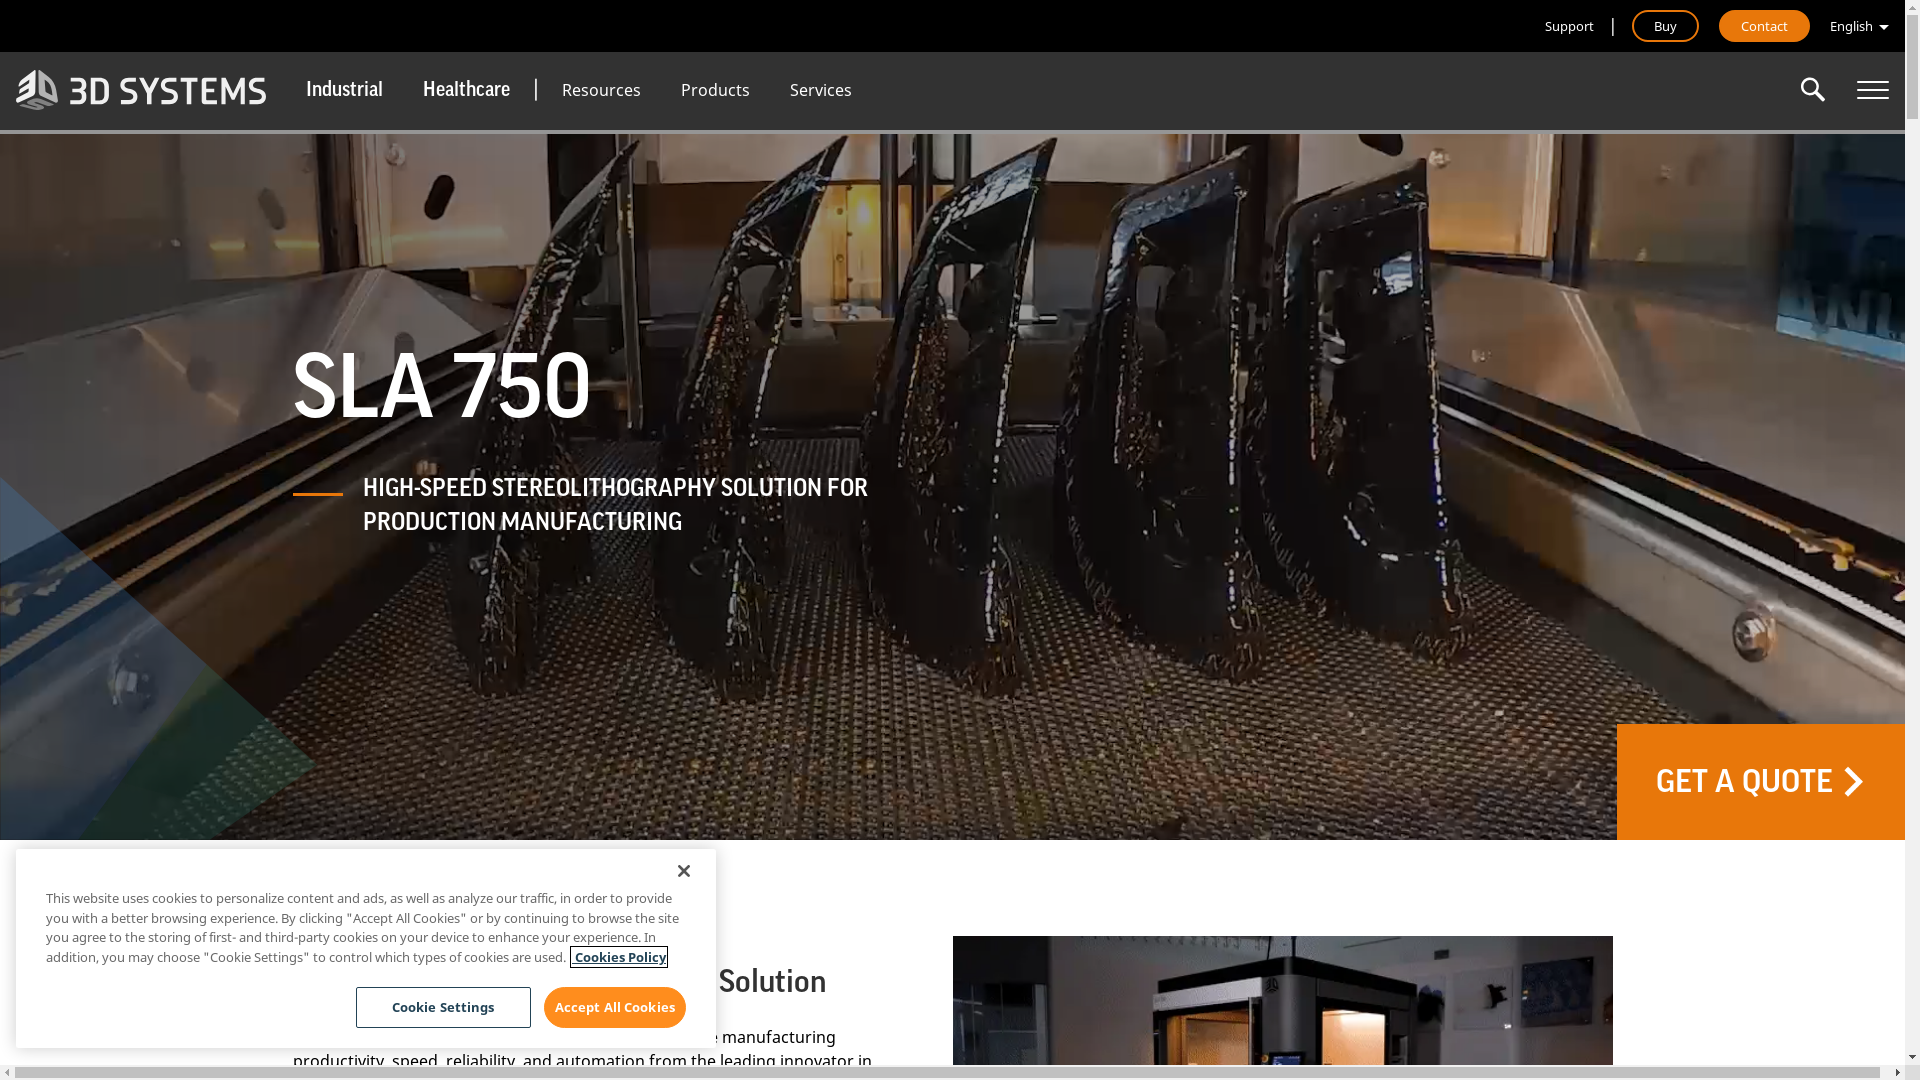 Image resolution: width=1920 pixels, height=1080 pixels. Describe the element at coordinates (543, 1007) in the screenshot. I see `'Accept All Cookies'` at that location.